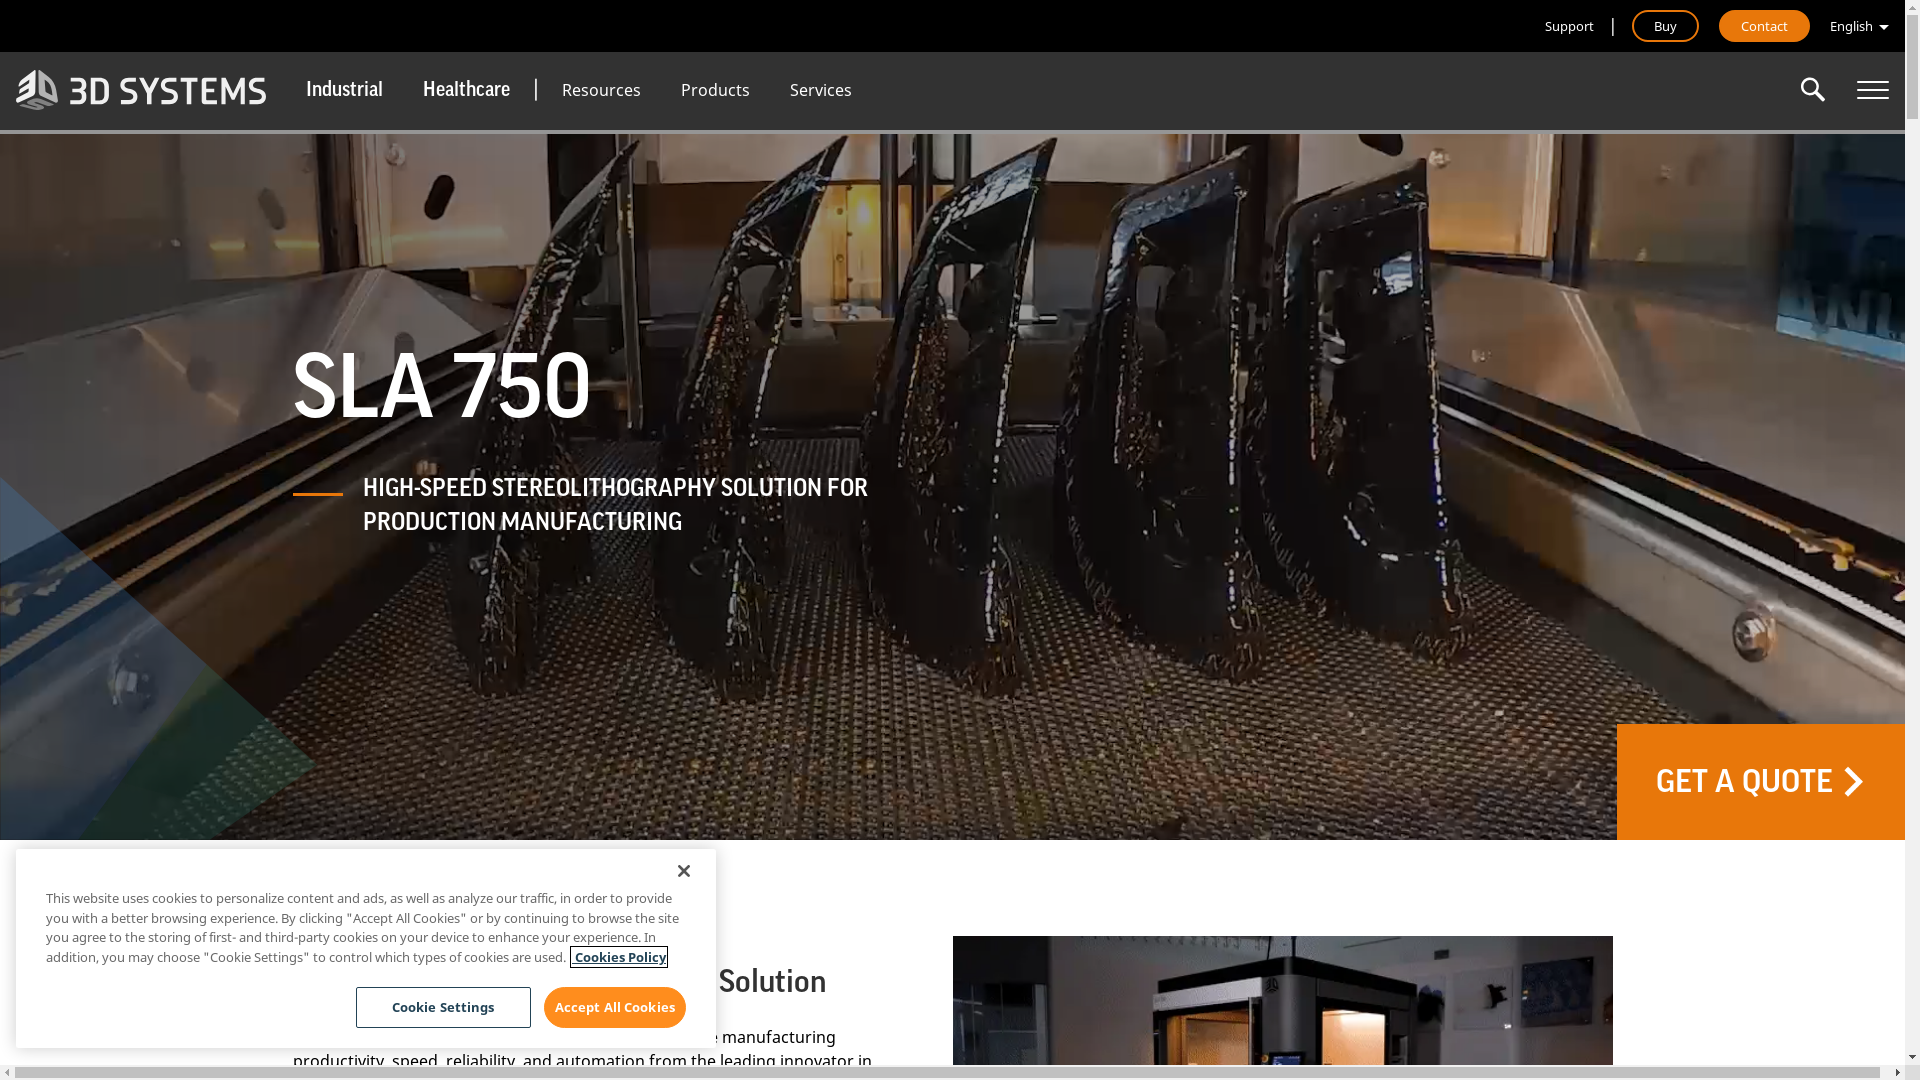 Image resolution: width=1920 pixels, height=1080 pixels. Describe the element at coordinates (543, 1007) in the screenshot. I see `'Accept All Cookies'` at that location.